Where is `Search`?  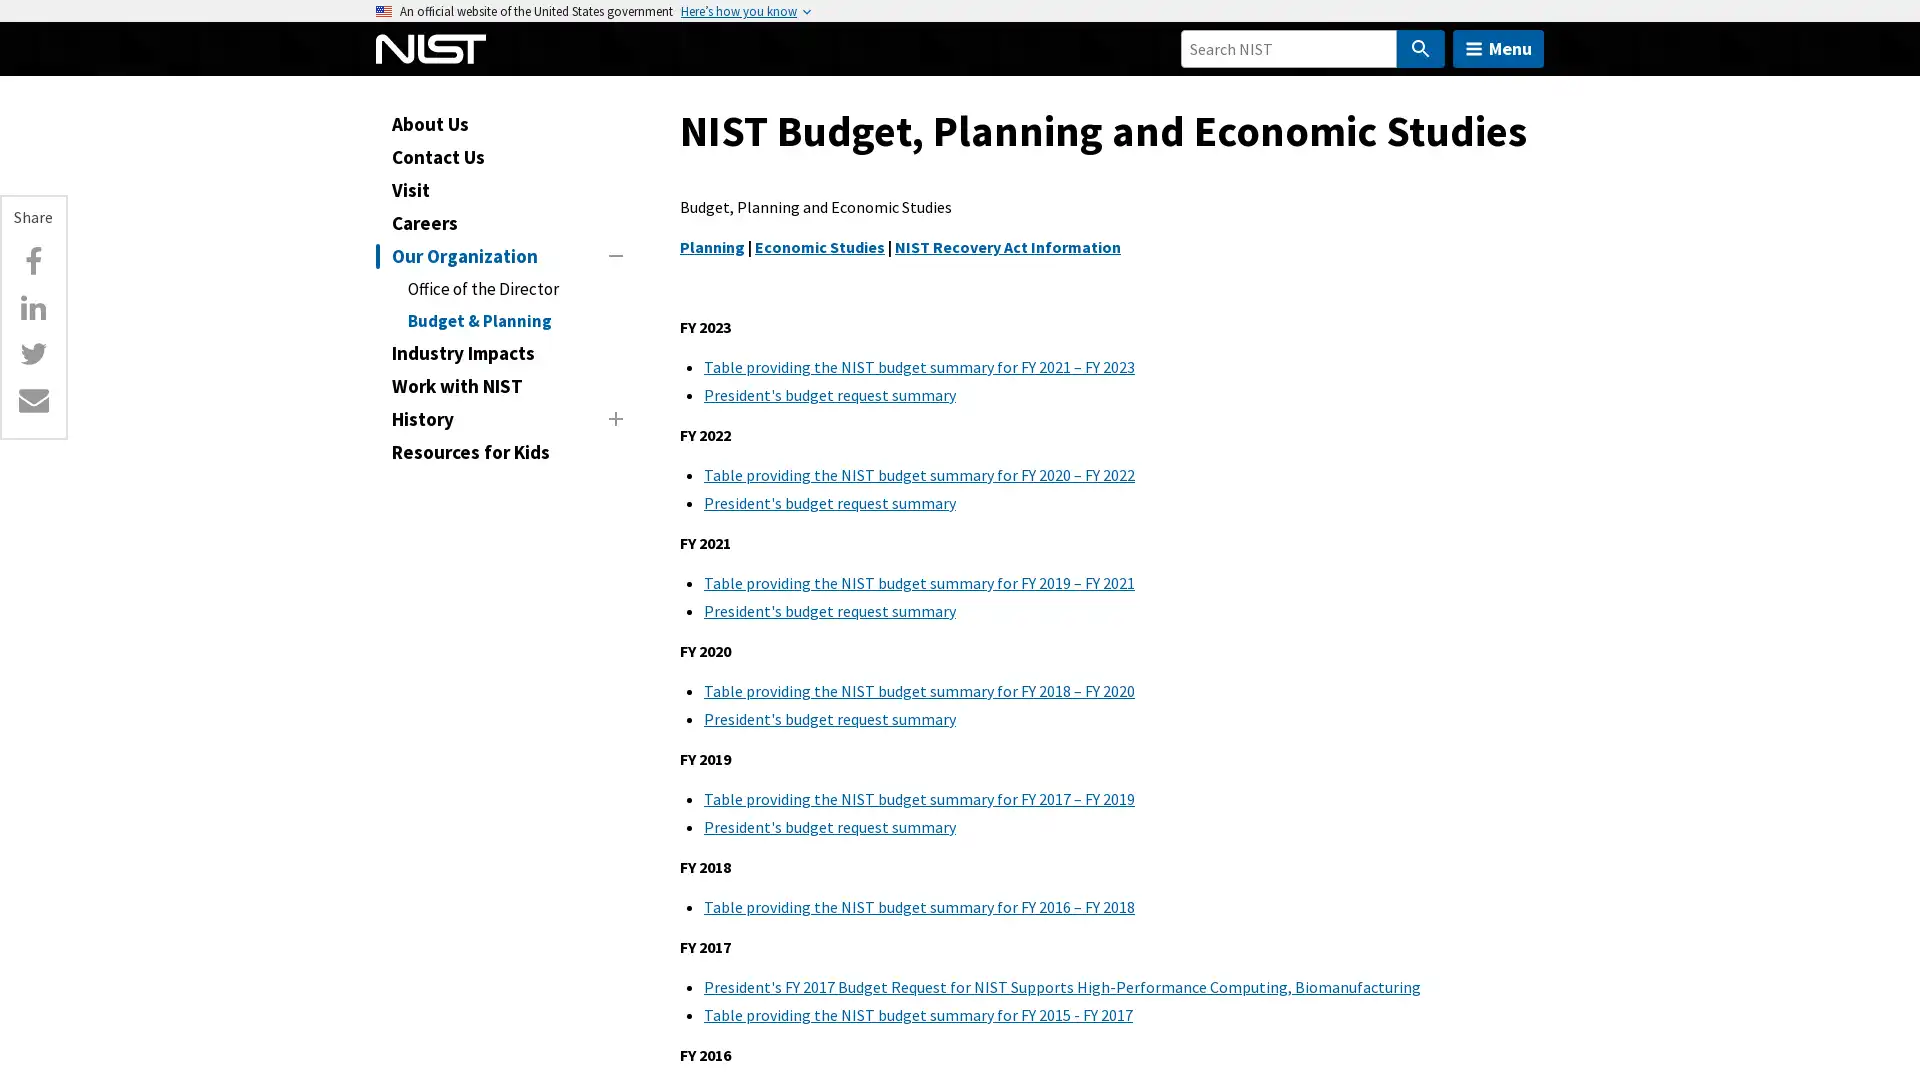 Search is located at coordinates (1419, 48).